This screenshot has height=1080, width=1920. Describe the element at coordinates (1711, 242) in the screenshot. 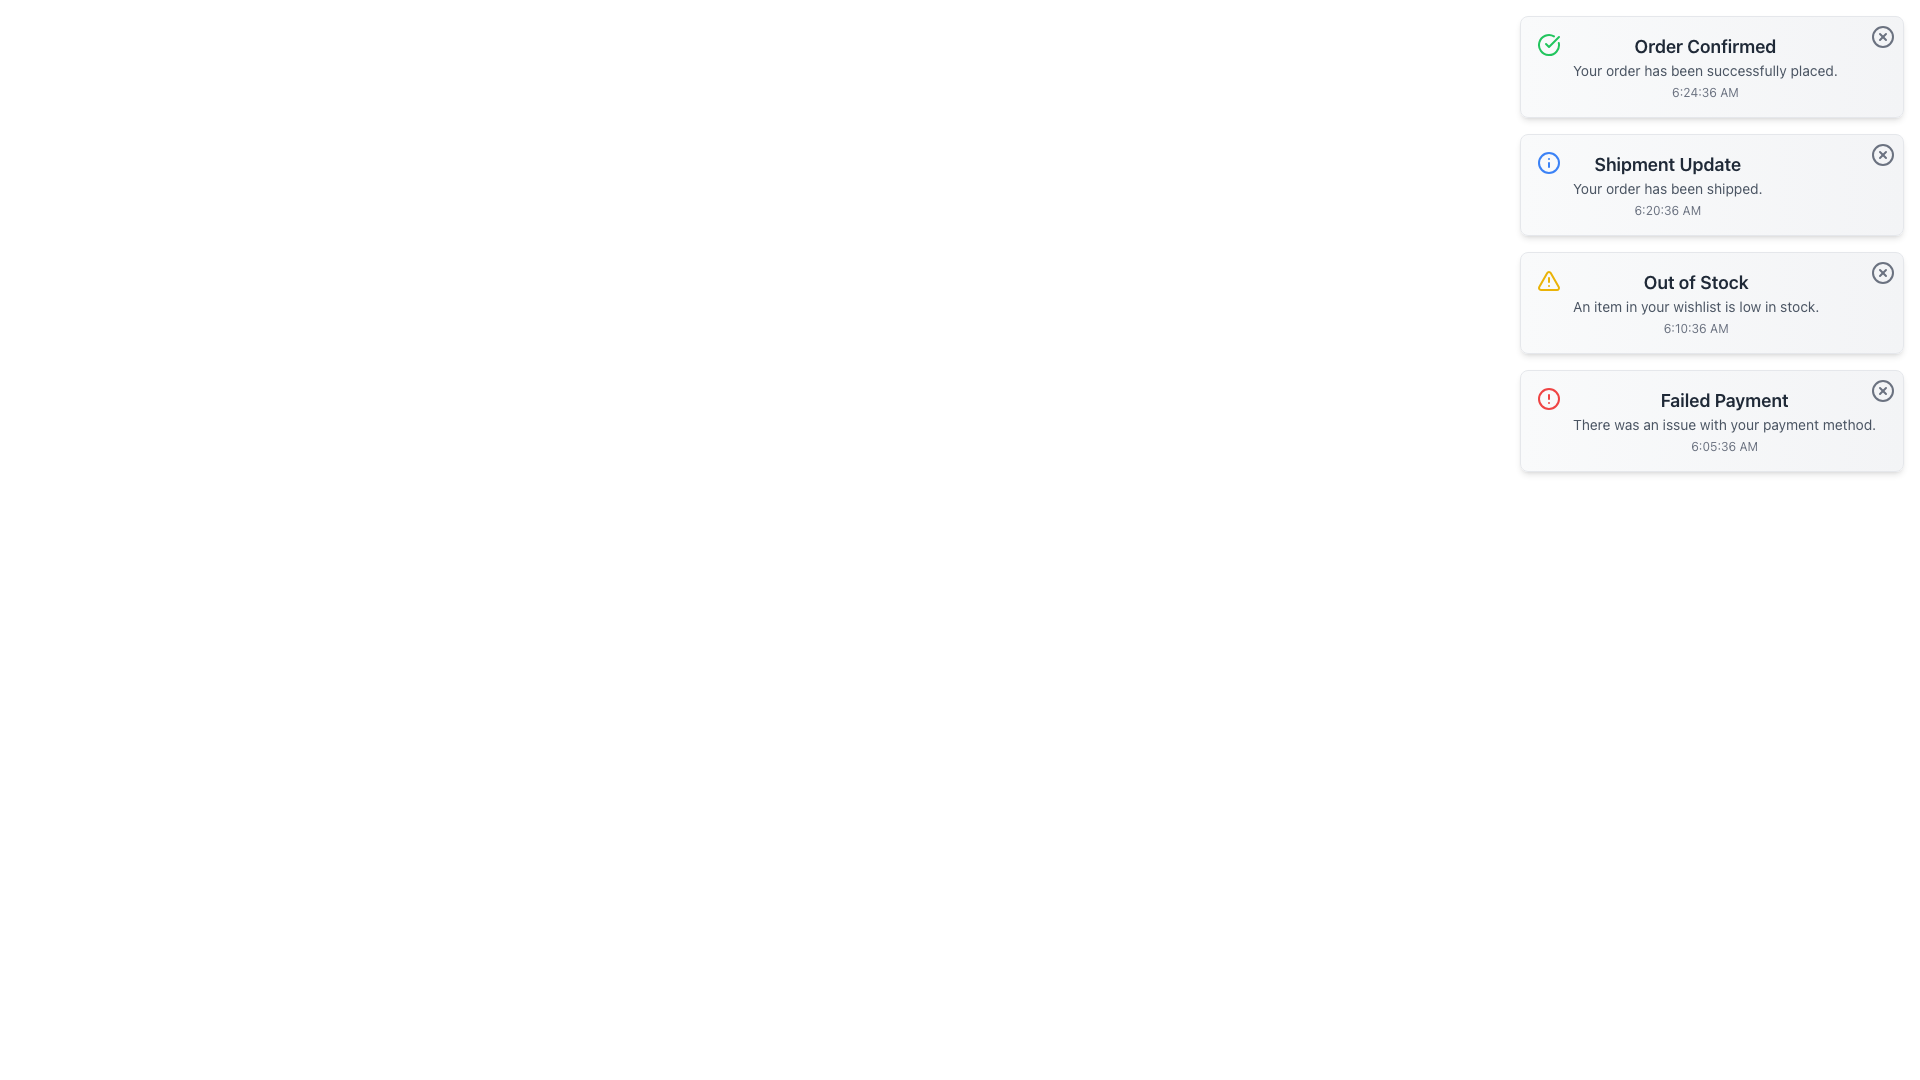

I see `the Notification card that indicates a stock update in the user's wishlist, which is the third notification from the top in a vertical stack of four notifications` at that location.